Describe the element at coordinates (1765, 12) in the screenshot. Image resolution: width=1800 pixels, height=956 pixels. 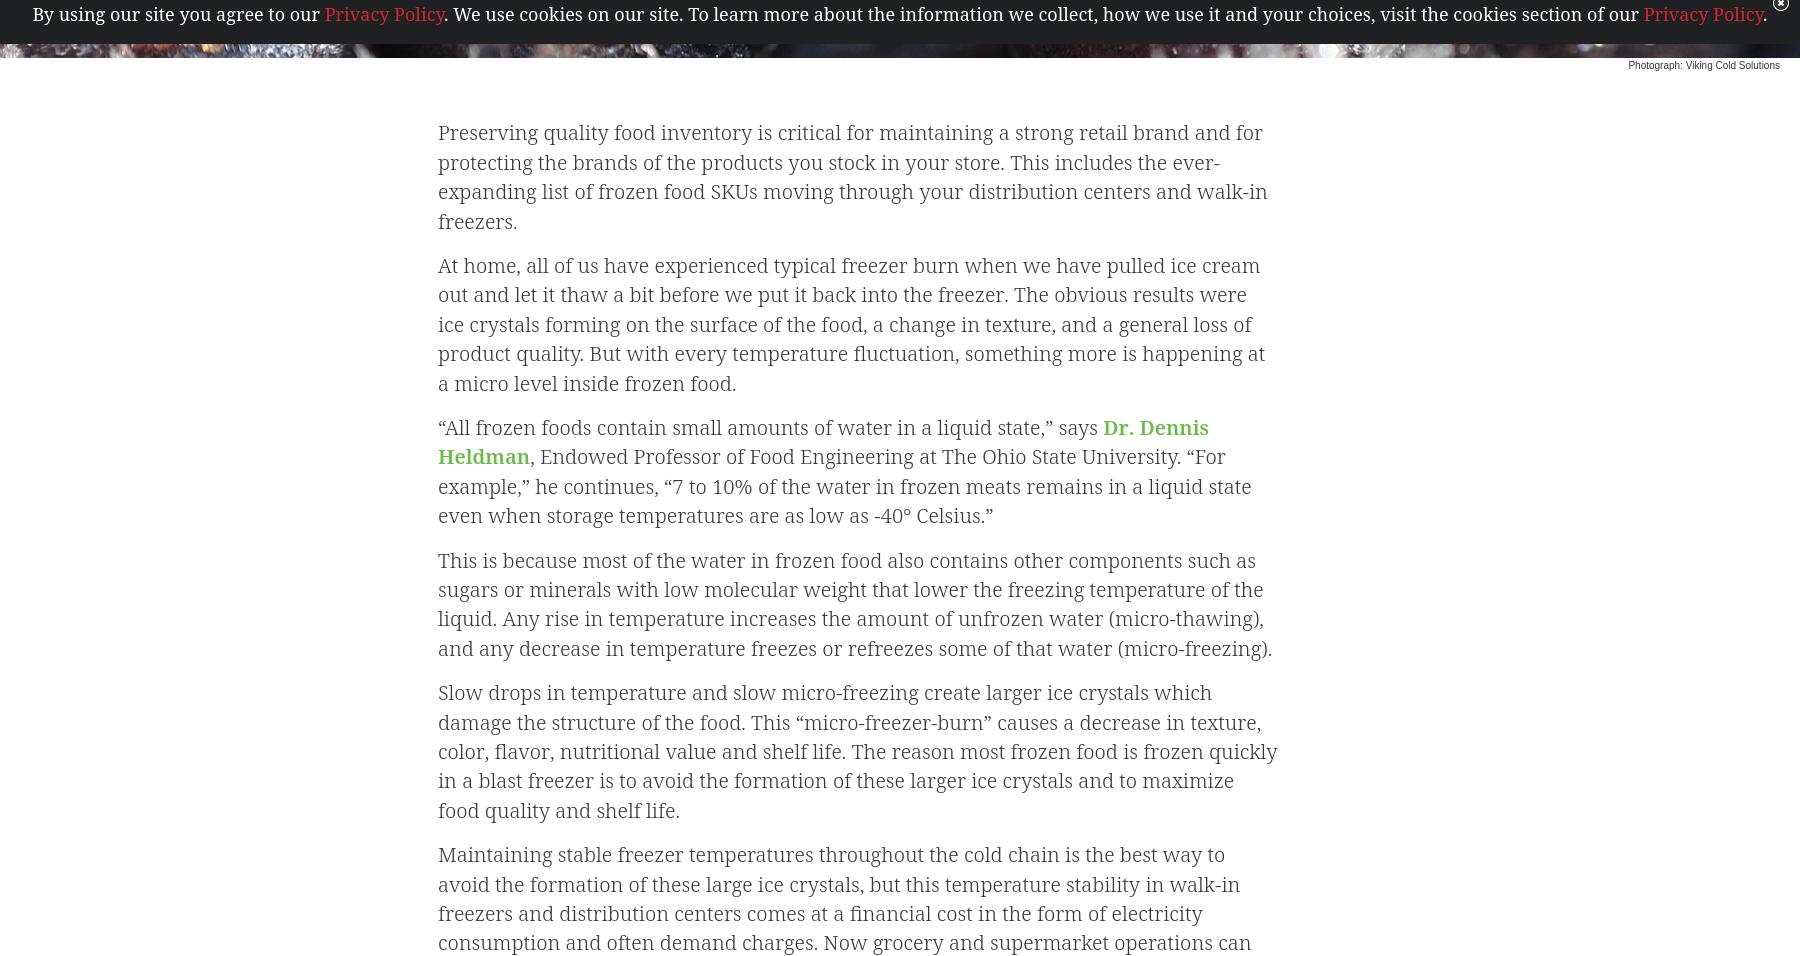
I see `'.'` at that location.